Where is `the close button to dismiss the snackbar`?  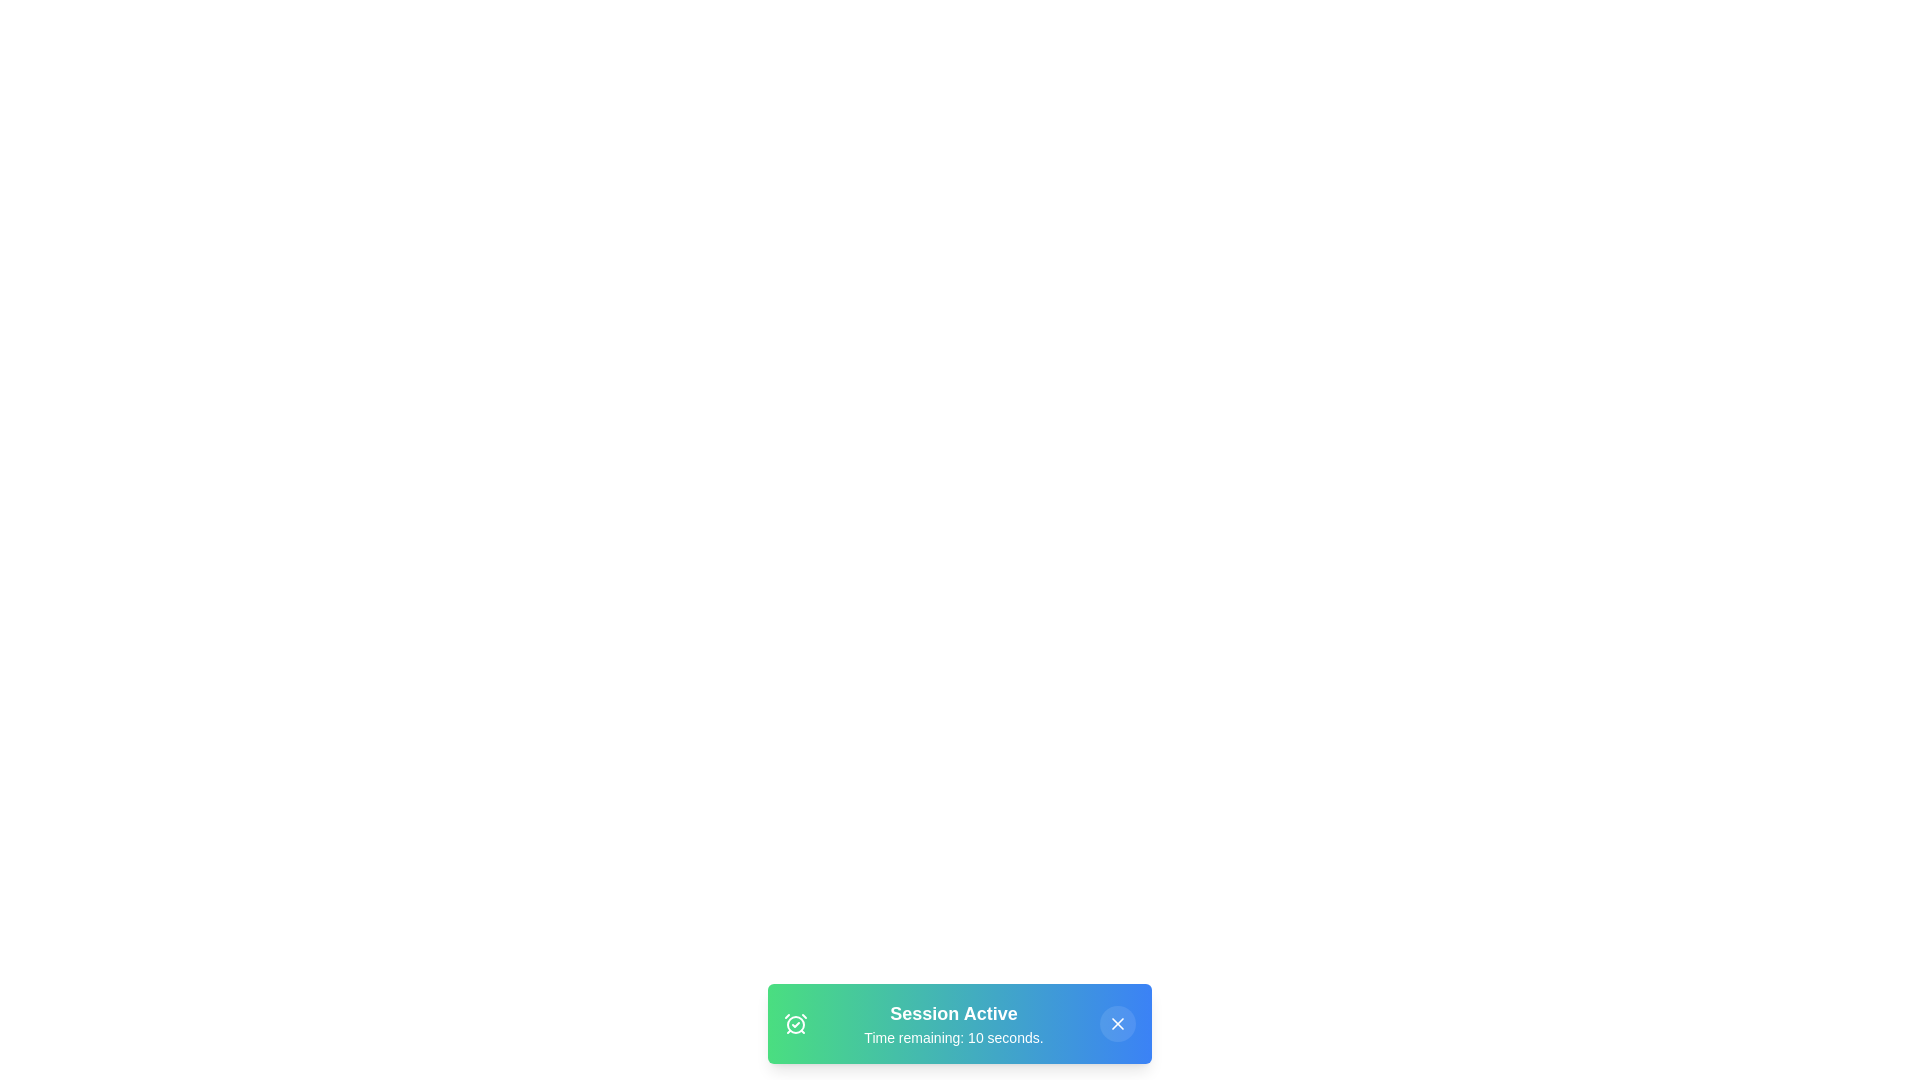
the close button to dismiss the snackbar is located at coordinates (1117, 1023).